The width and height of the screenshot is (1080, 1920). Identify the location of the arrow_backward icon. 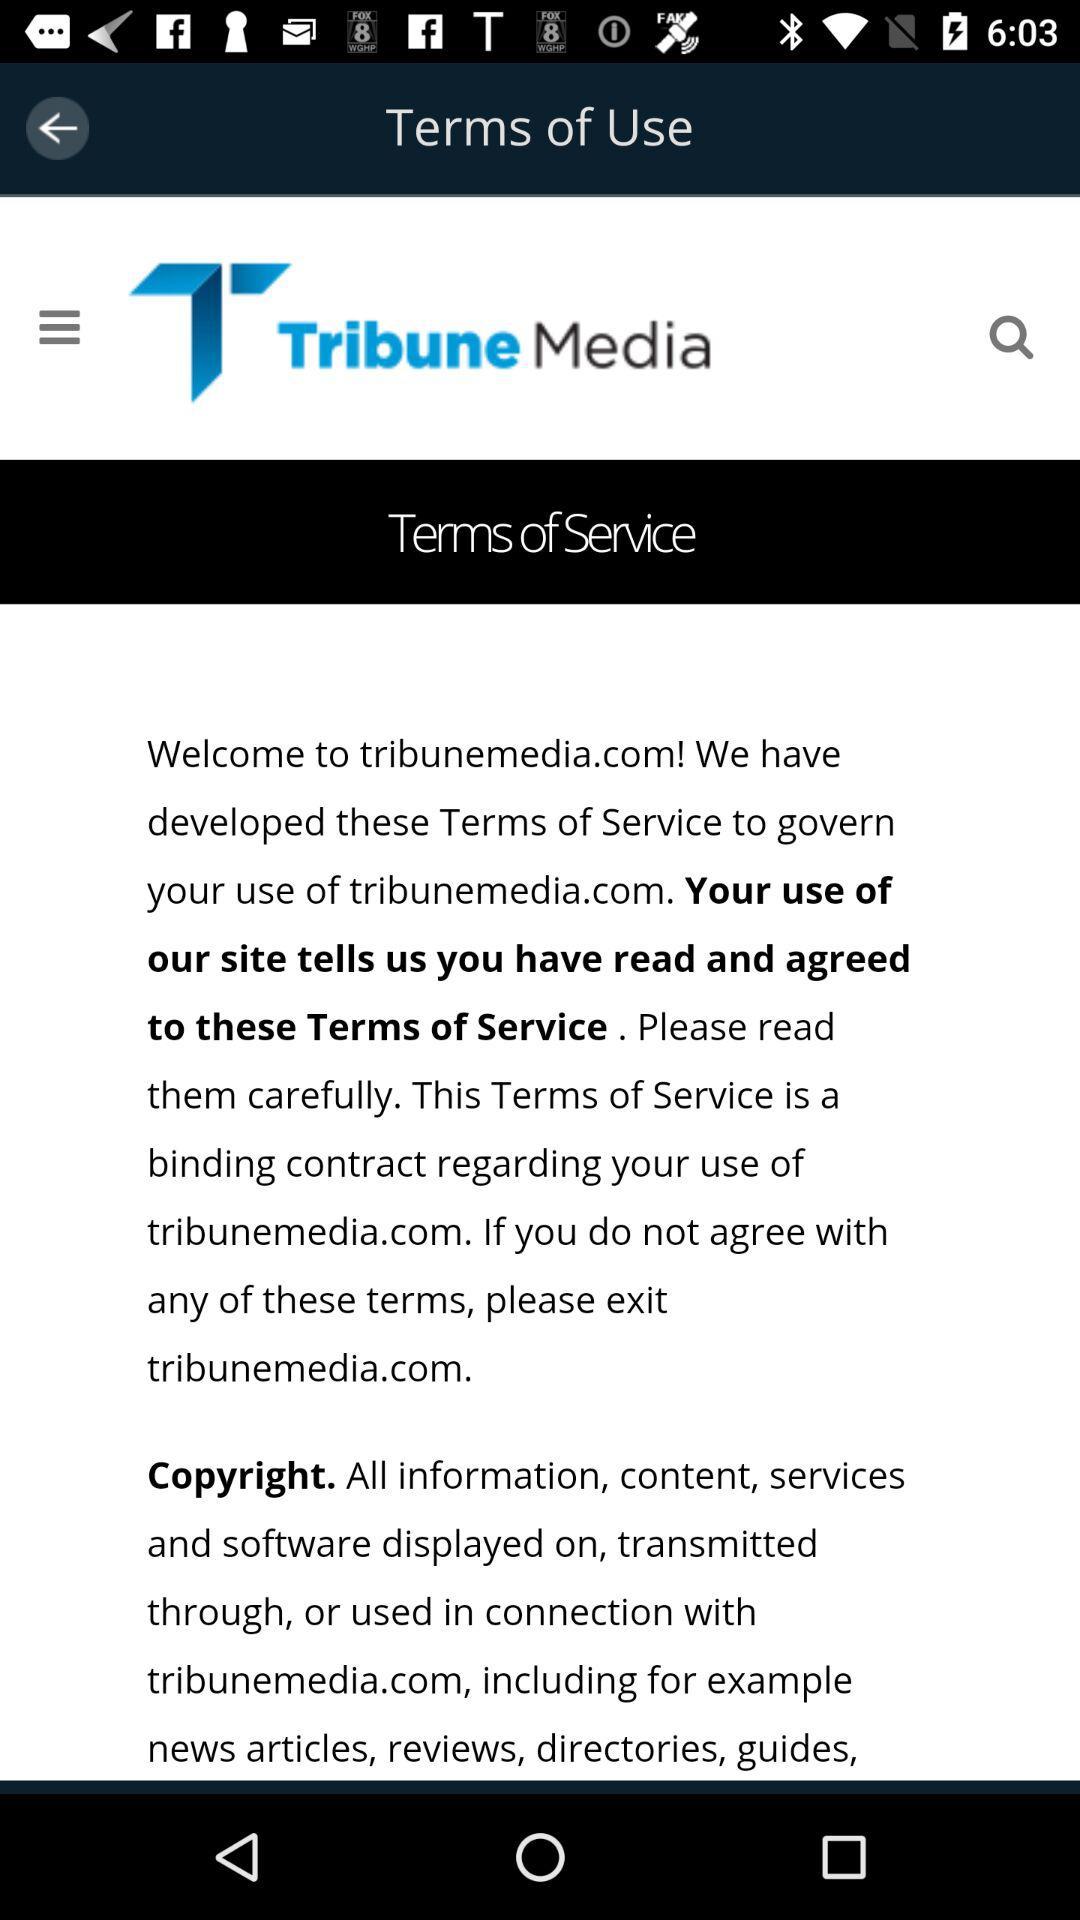
(56, 127).